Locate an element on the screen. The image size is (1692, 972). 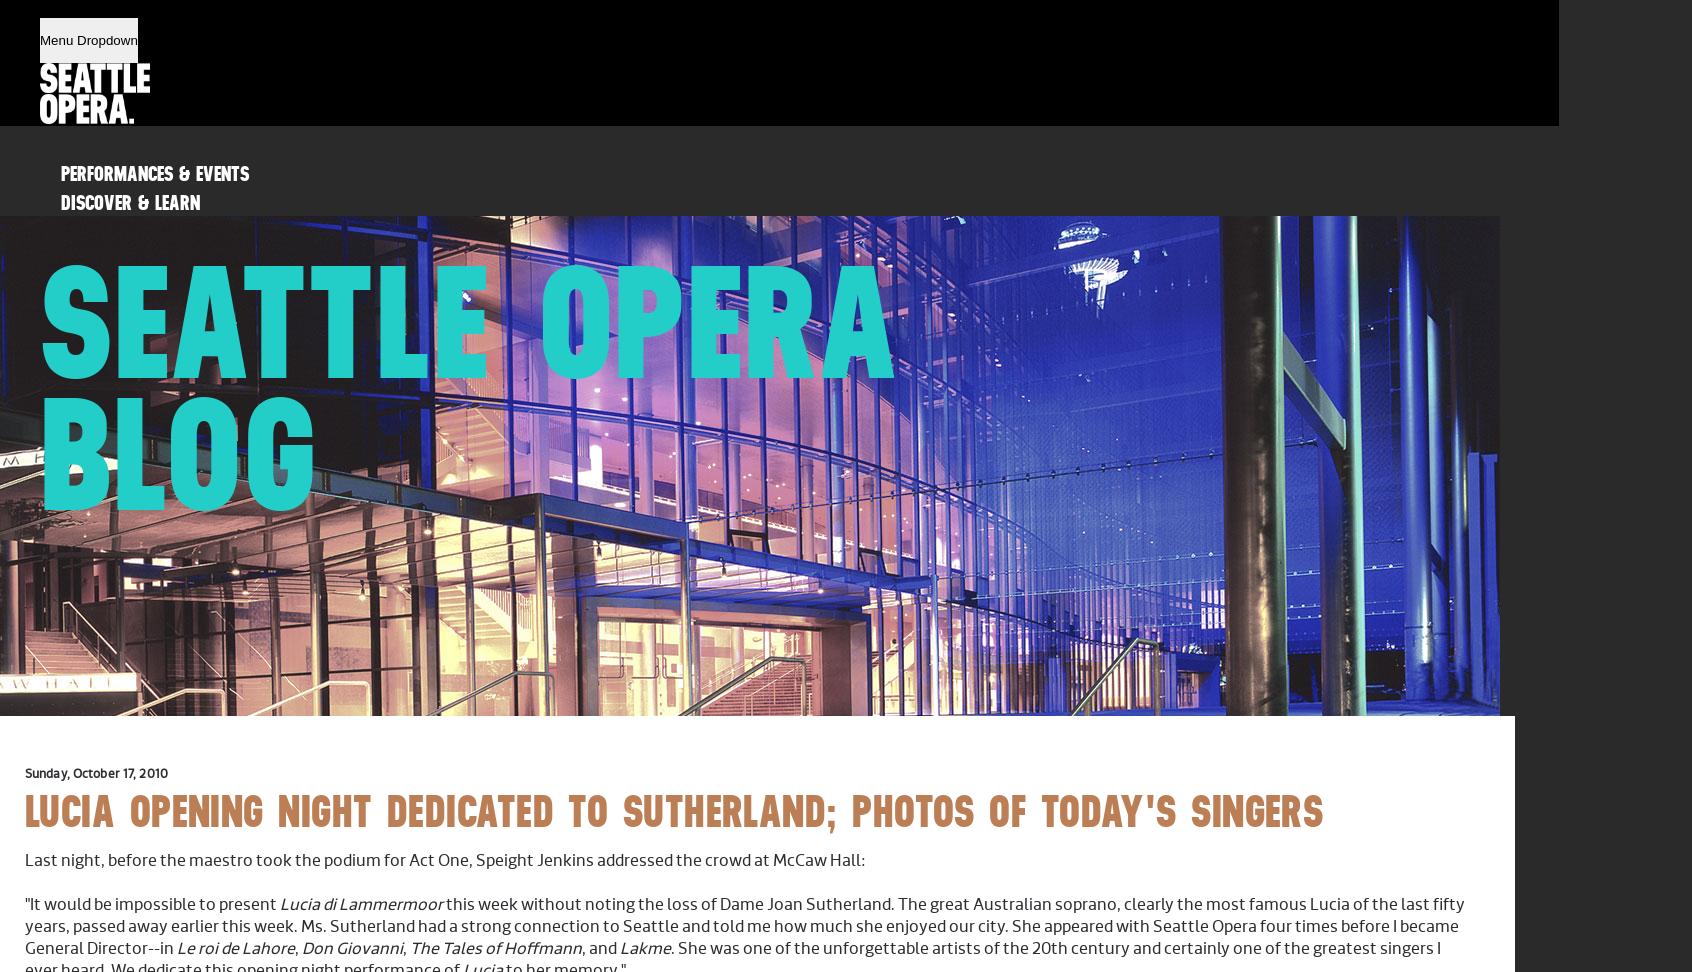
'Ticket Information' is located at coordinates (138, 260).